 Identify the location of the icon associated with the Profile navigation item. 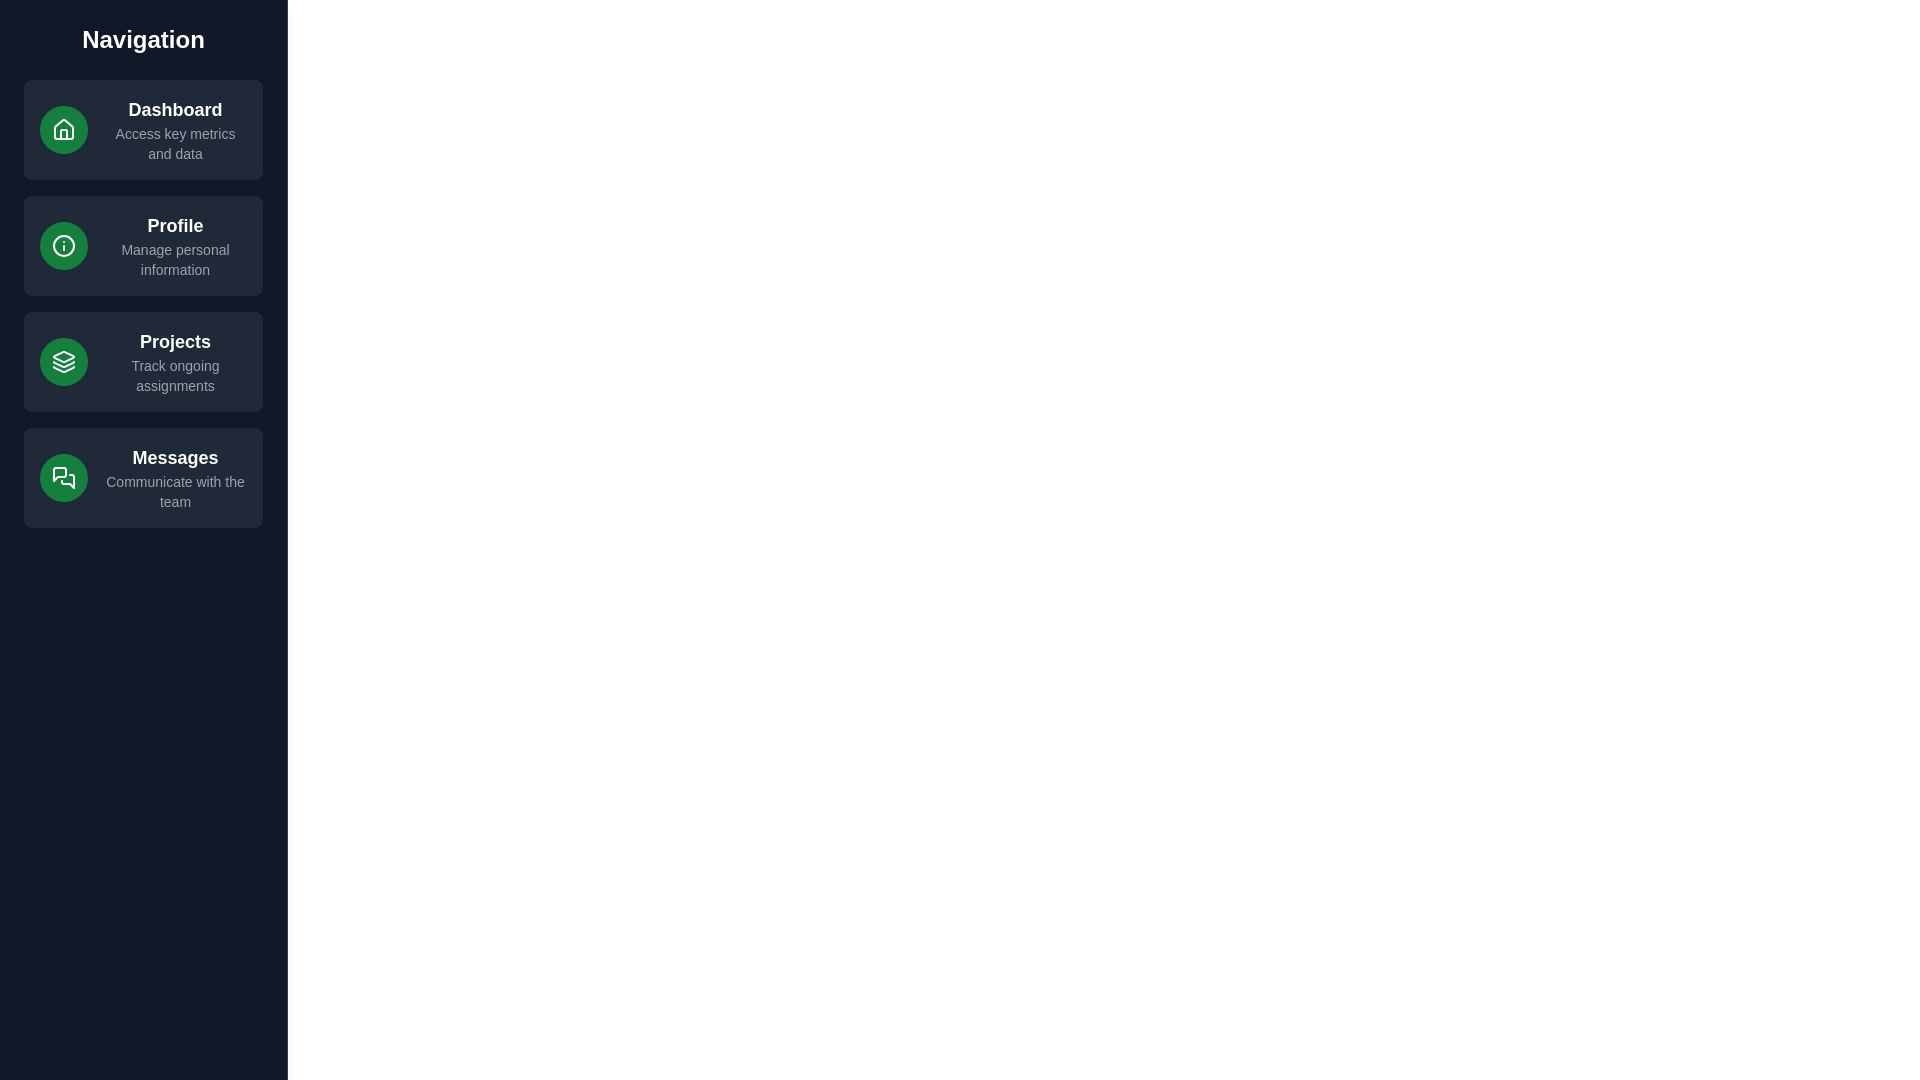
(63, 245).